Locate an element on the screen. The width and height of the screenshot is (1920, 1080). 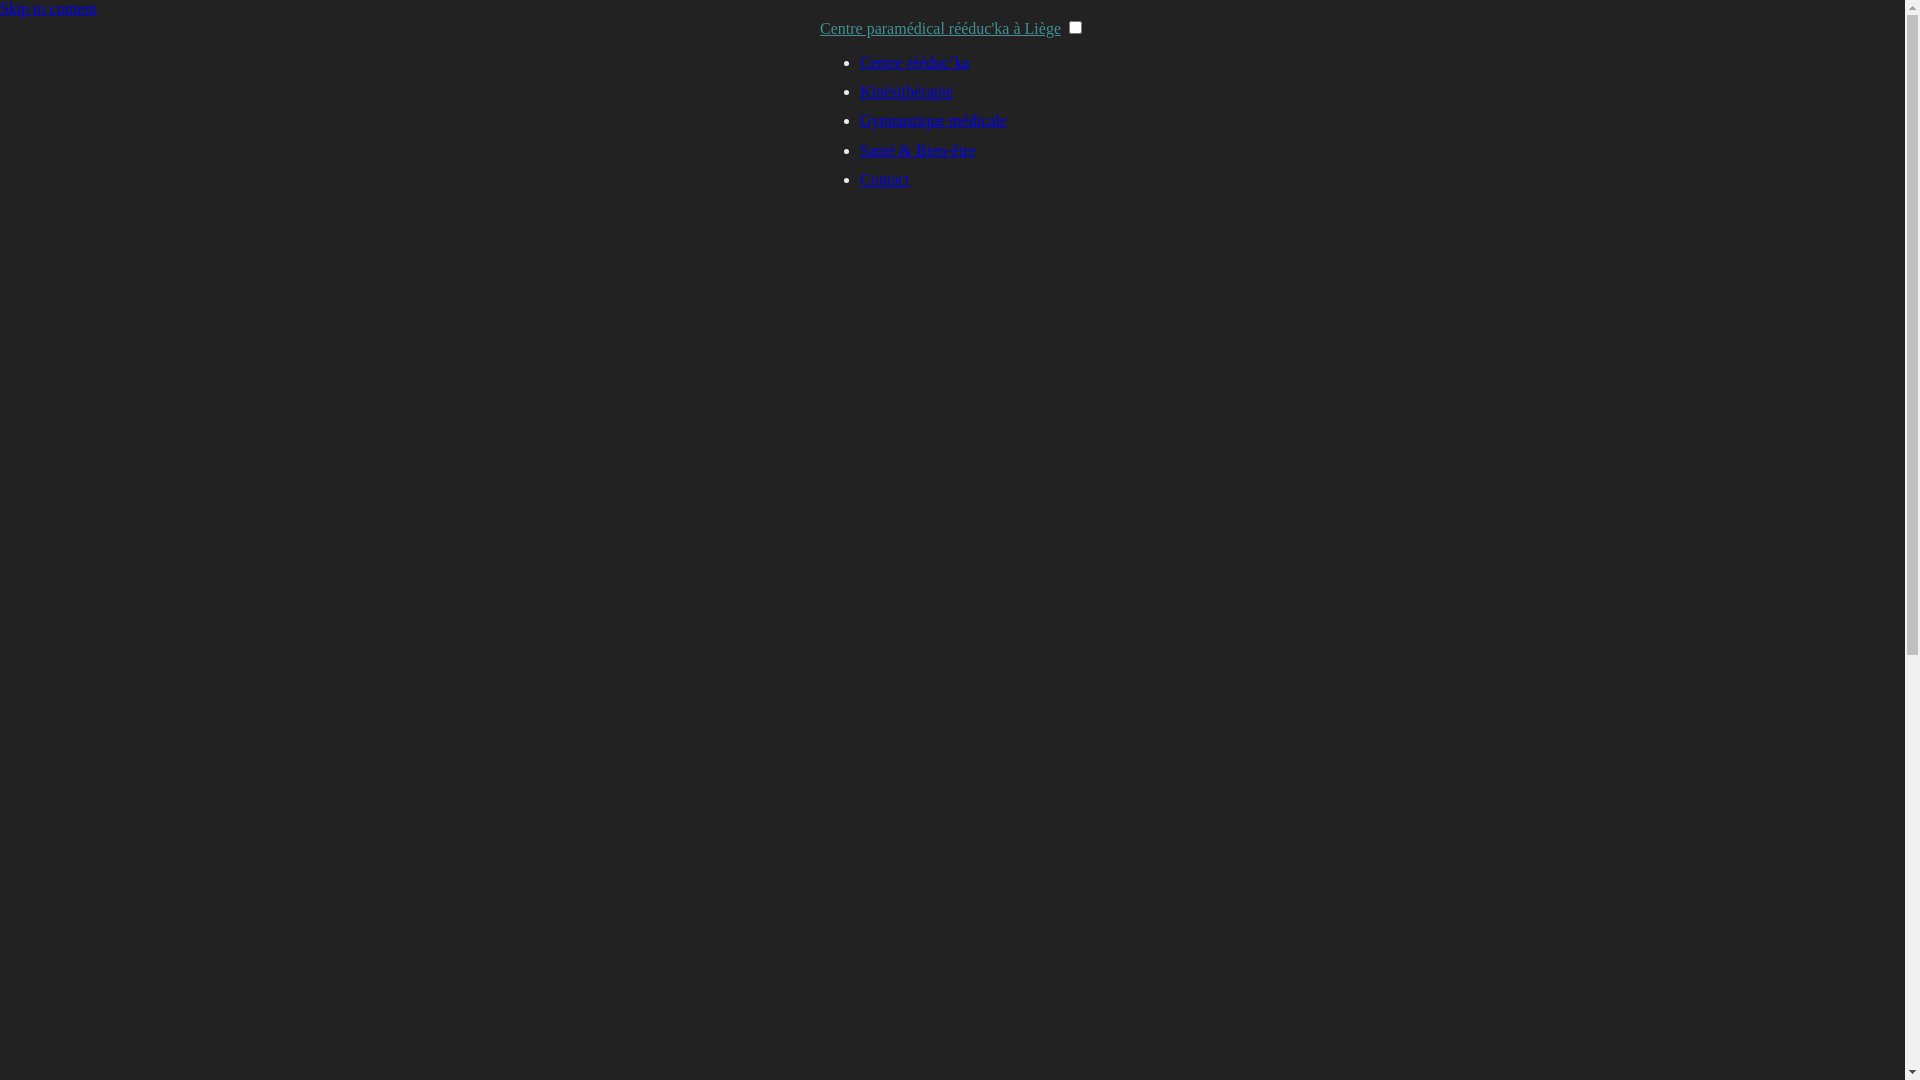
'Skip to content' is located at coordinates (48, 8).